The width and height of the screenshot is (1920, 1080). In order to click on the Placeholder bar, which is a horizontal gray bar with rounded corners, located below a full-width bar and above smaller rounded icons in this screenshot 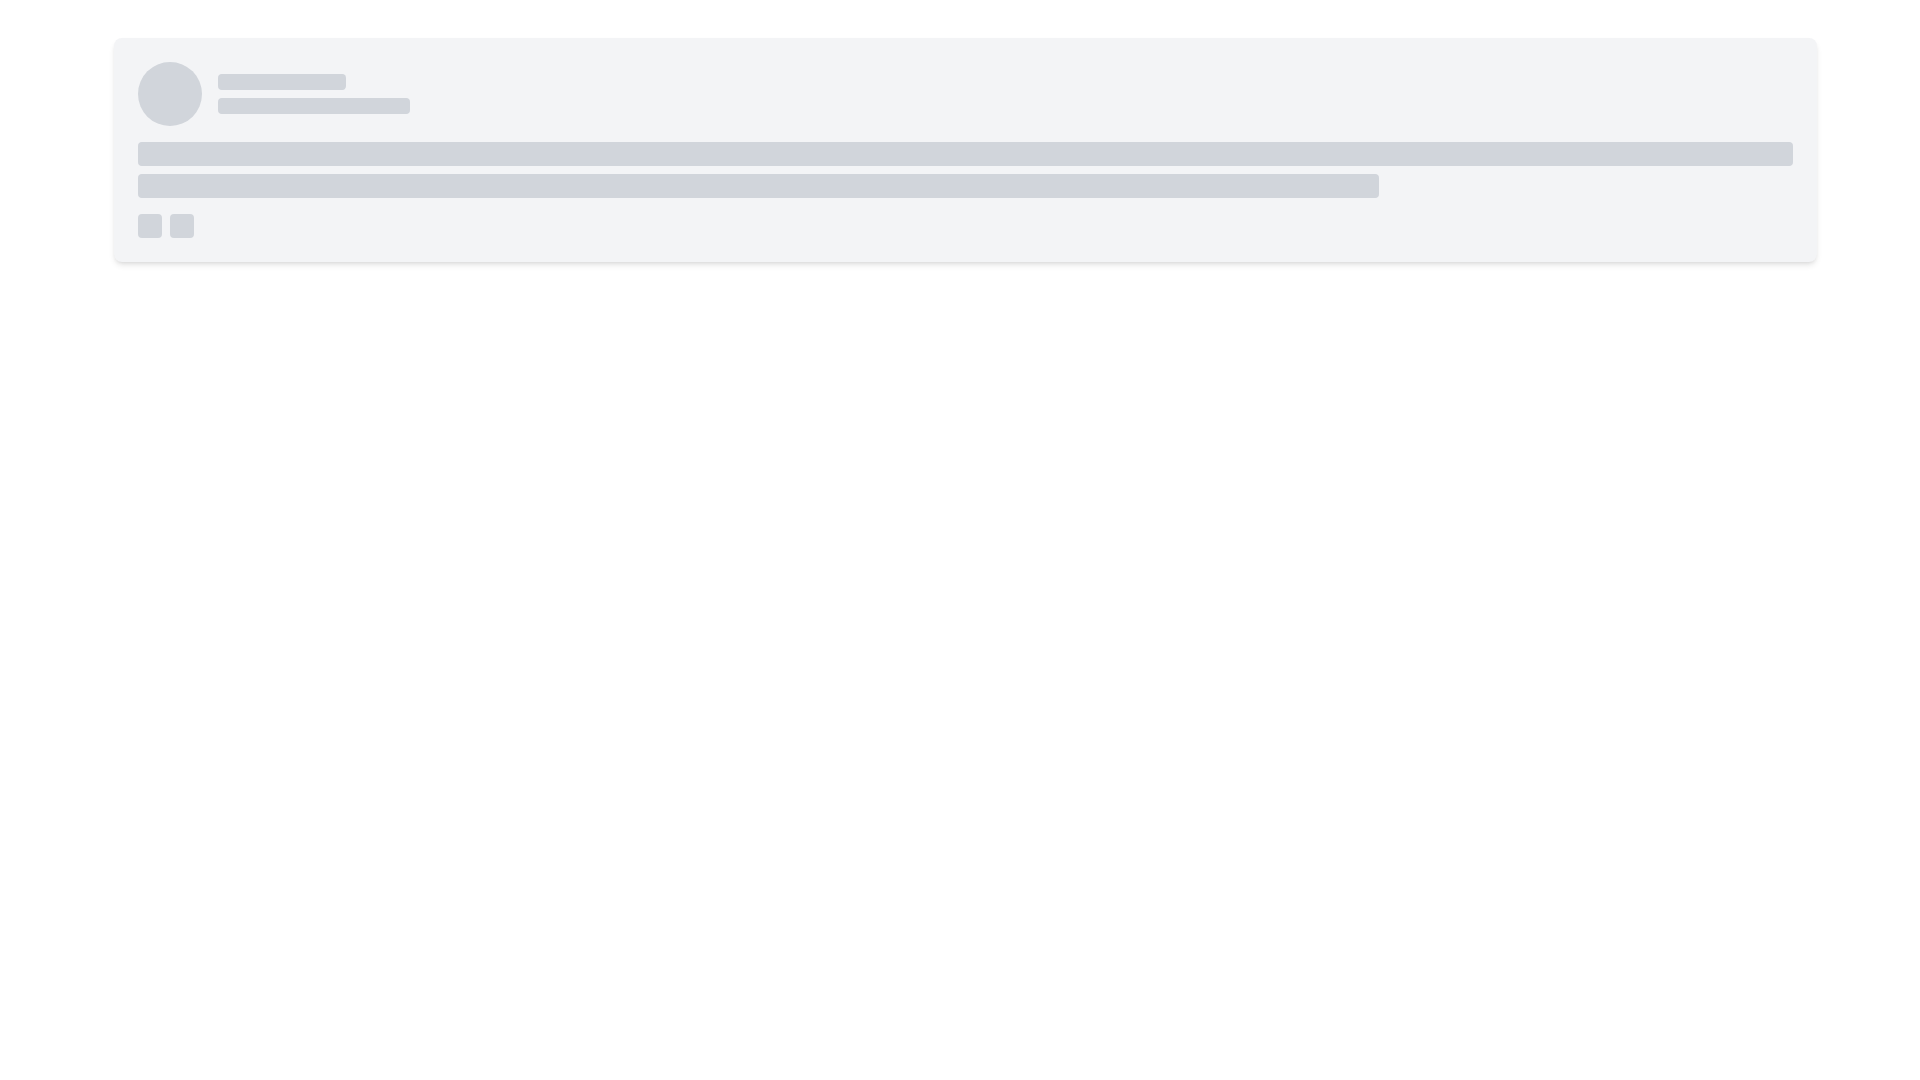, I will do `click(757, 185)`.